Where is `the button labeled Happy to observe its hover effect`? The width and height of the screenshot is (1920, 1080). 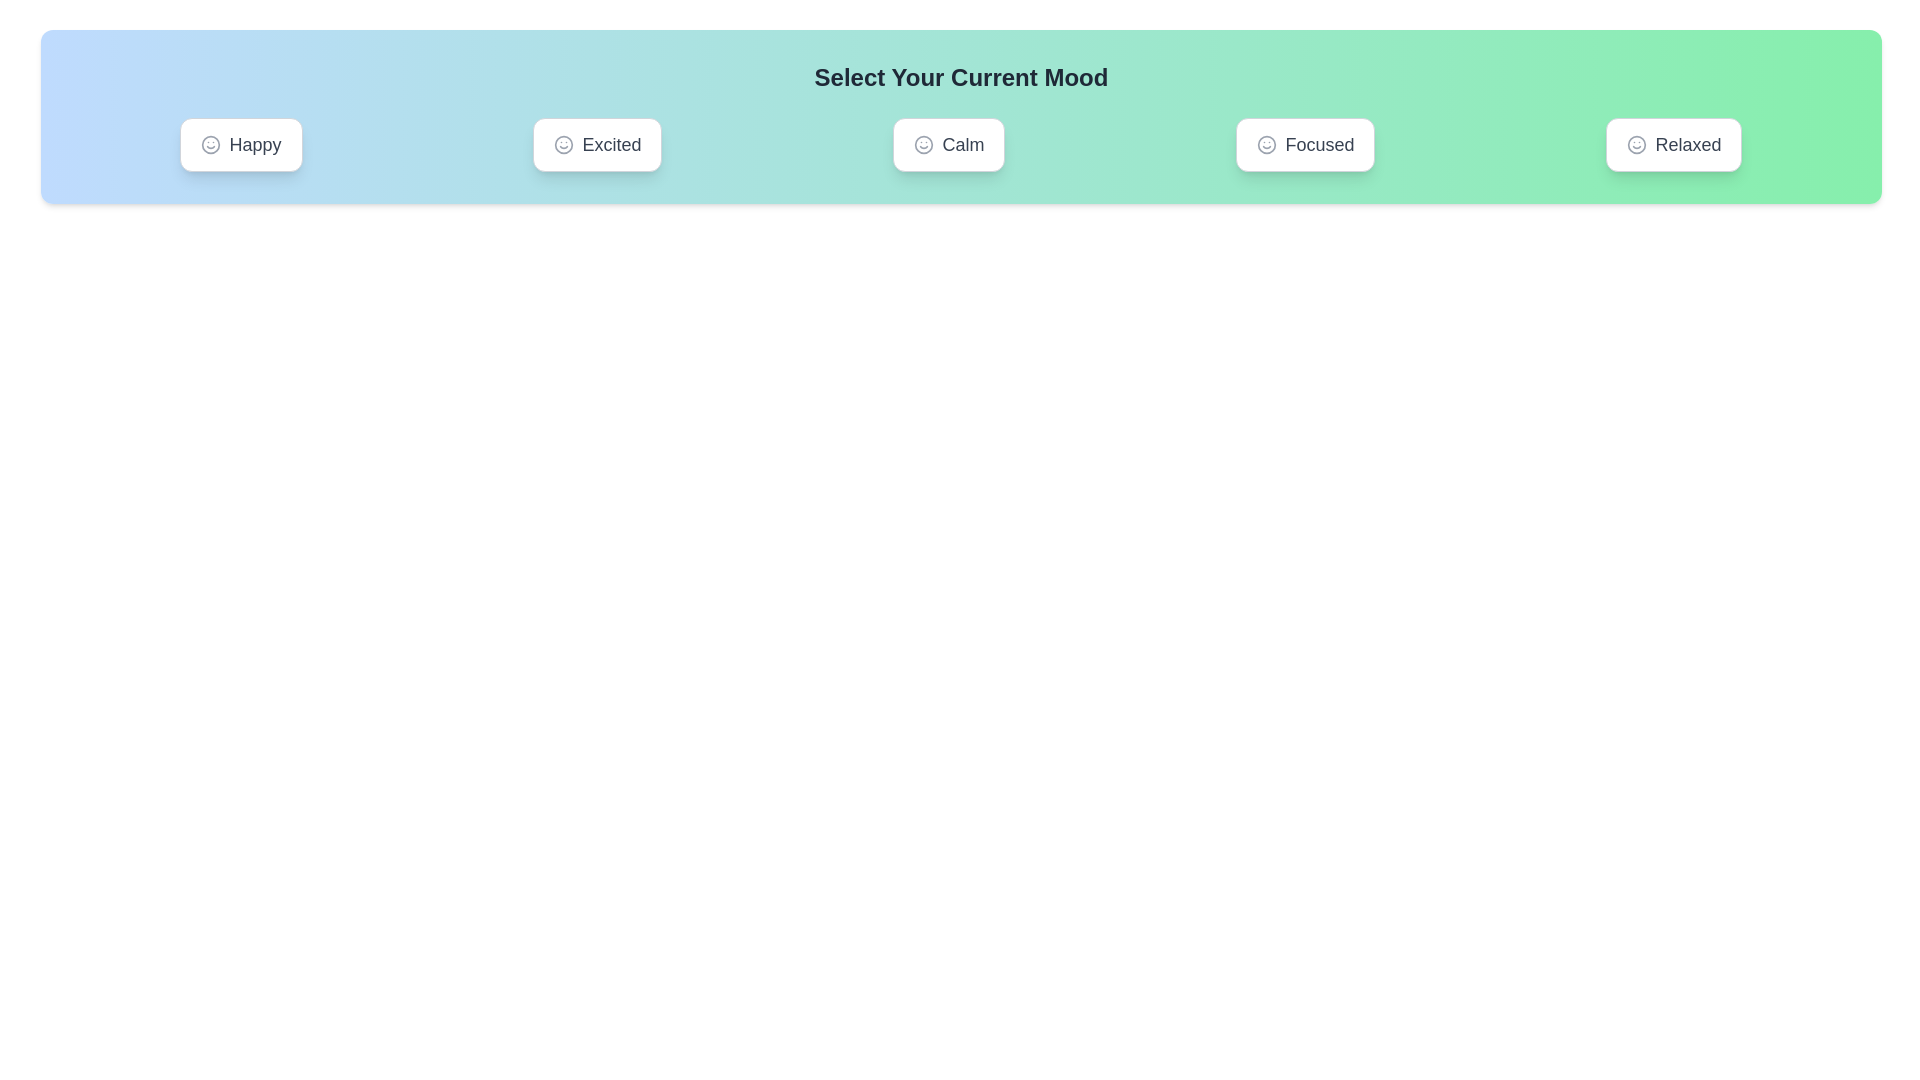
the button labeled Happy to observe its hover effect is located at coordinates (240, 144).